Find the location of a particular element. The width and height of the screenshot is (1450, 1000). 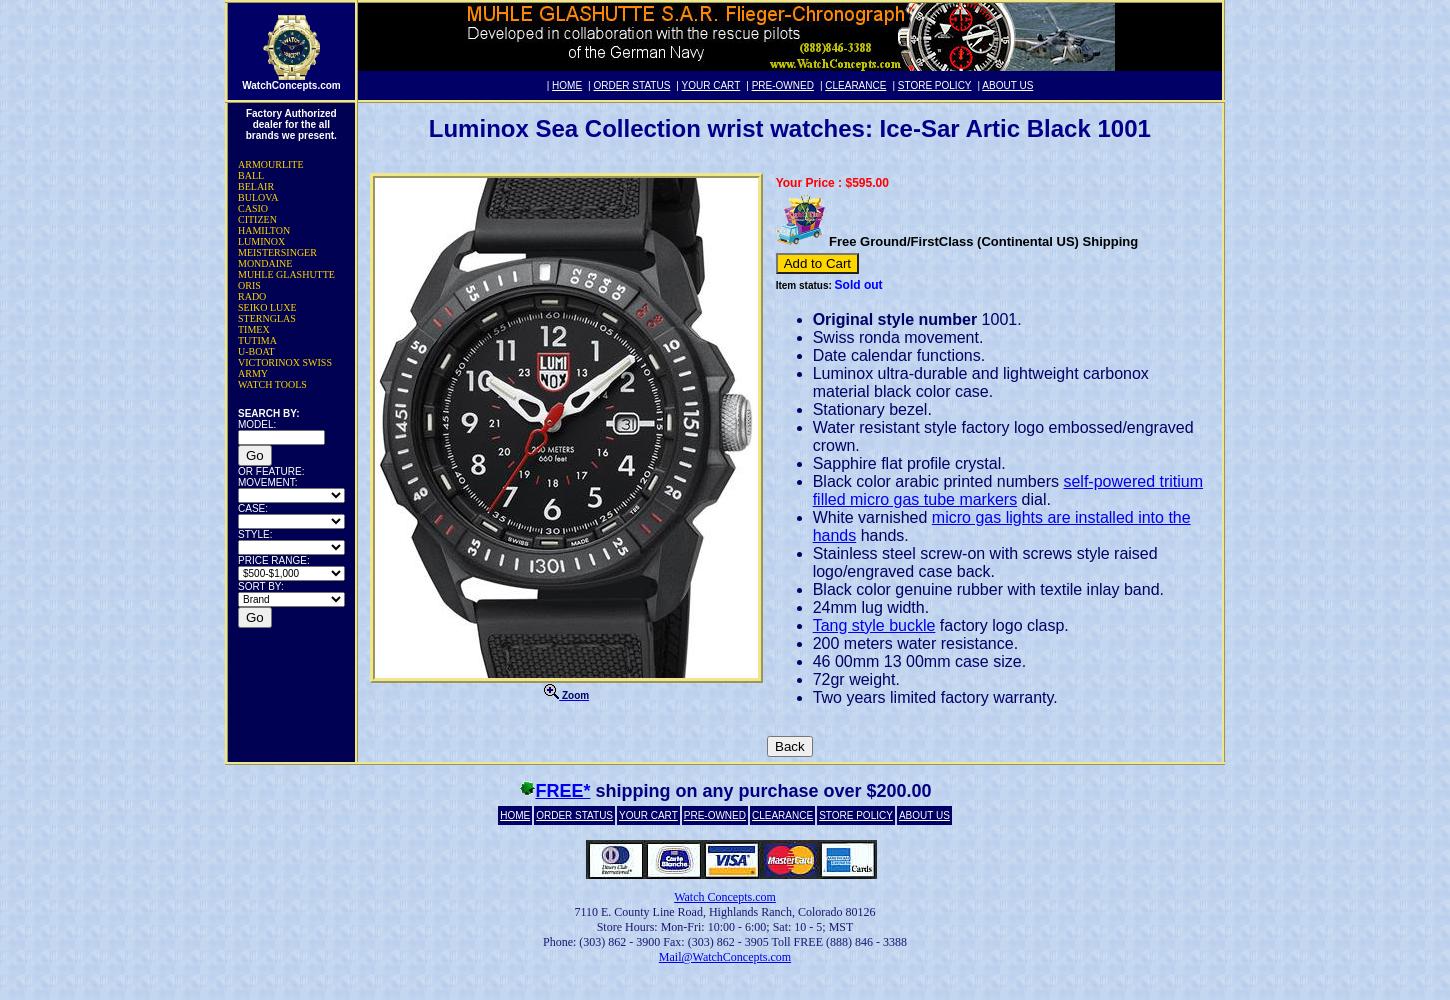

'ARMOURLITE' is located at coordinates (270, 164).